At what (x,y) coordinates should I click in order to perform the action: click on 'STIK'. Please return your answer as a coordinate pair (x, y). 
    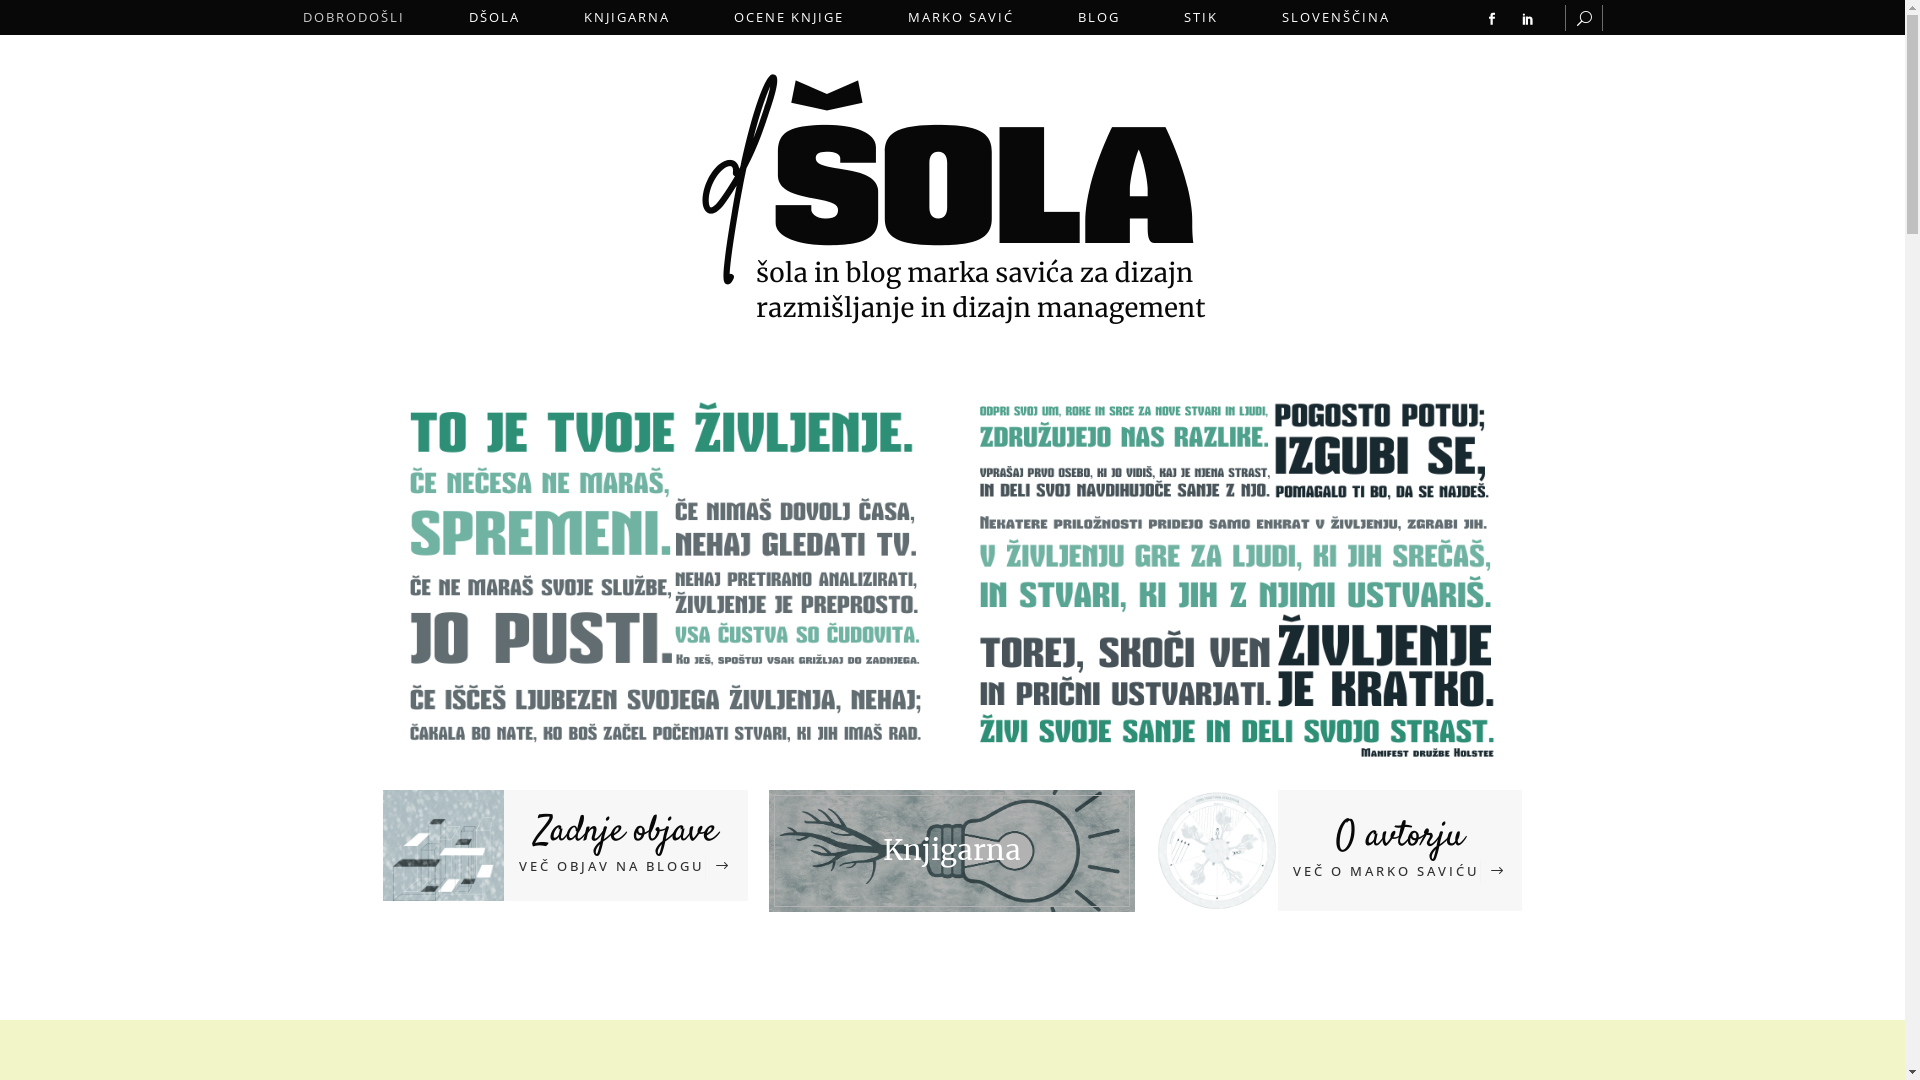
    Looking at the image, I should click on (1200, 17).